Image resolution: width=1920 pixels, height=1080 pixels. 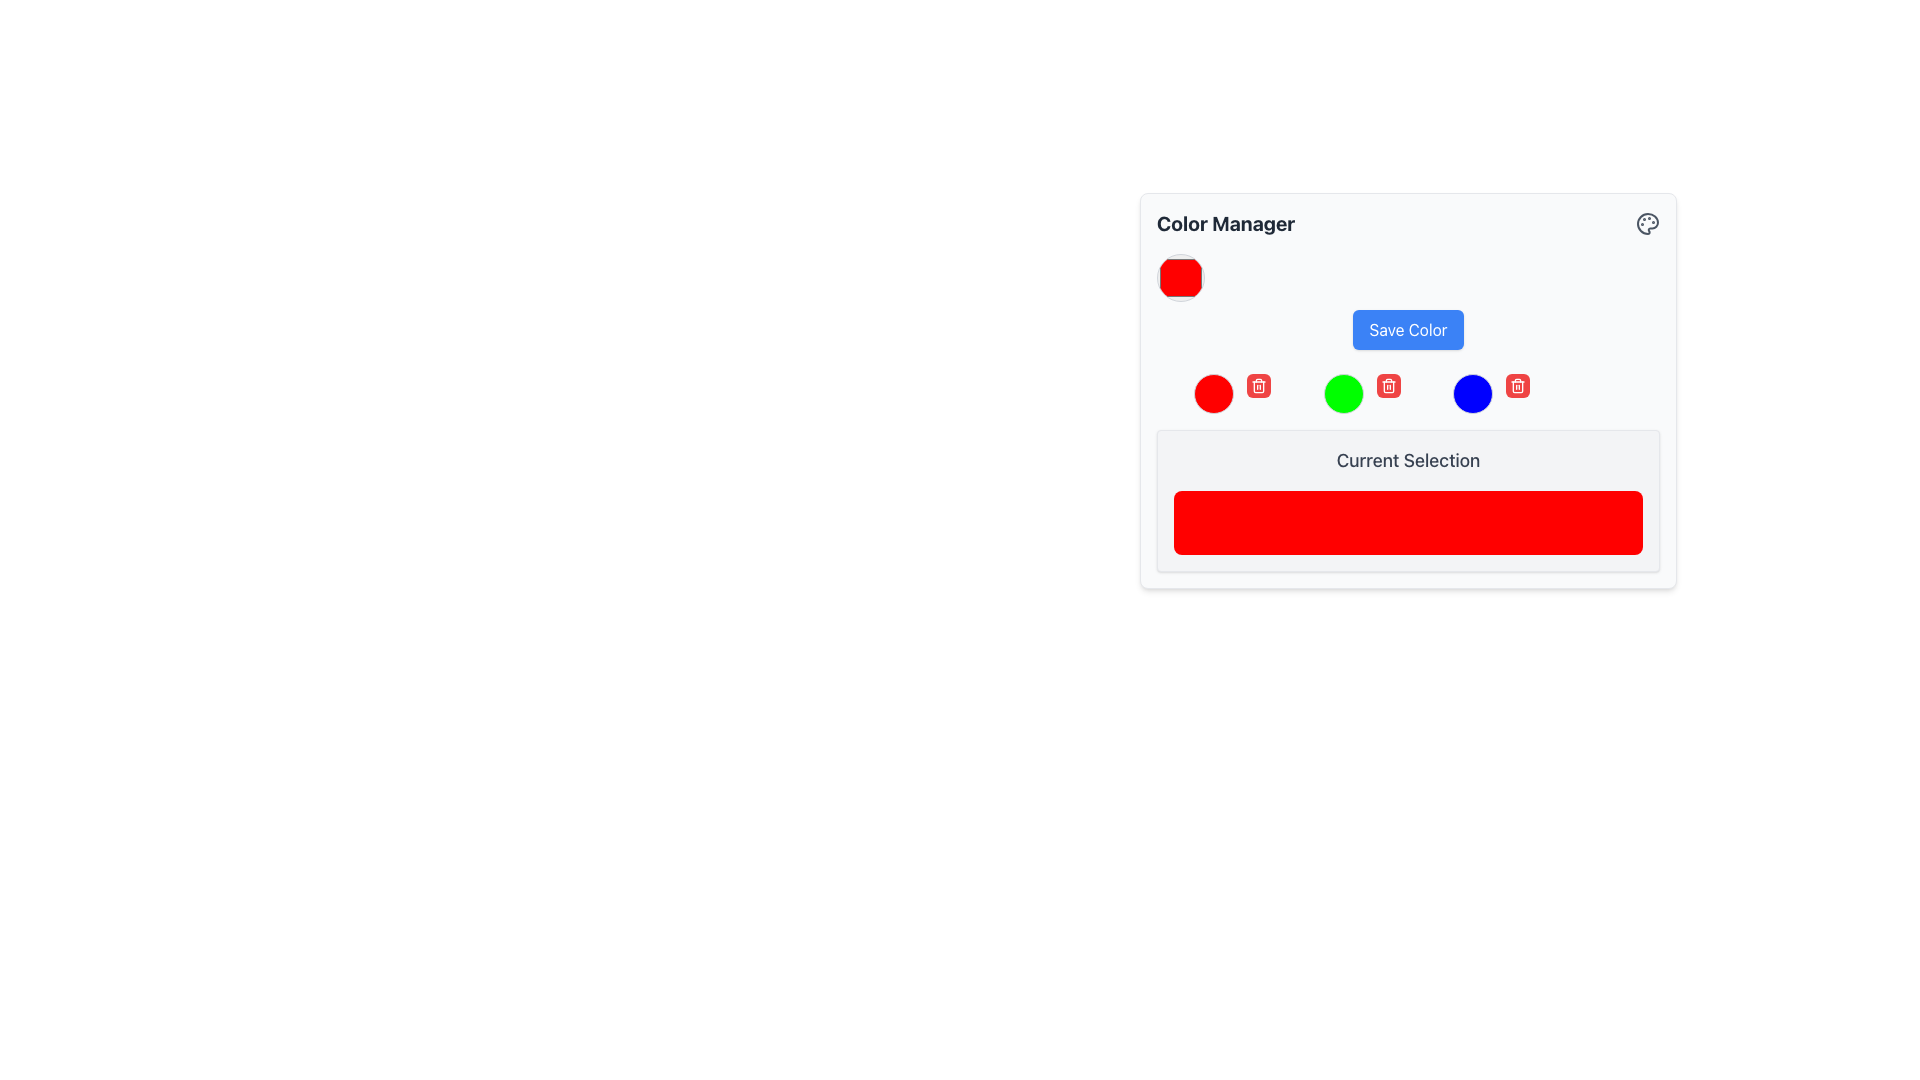 What do you see at coordinates (1407, 329) in the screenshot?
I see `the blue rectangular button labeled 'Save Color'` at bounding box center [1407, 329].